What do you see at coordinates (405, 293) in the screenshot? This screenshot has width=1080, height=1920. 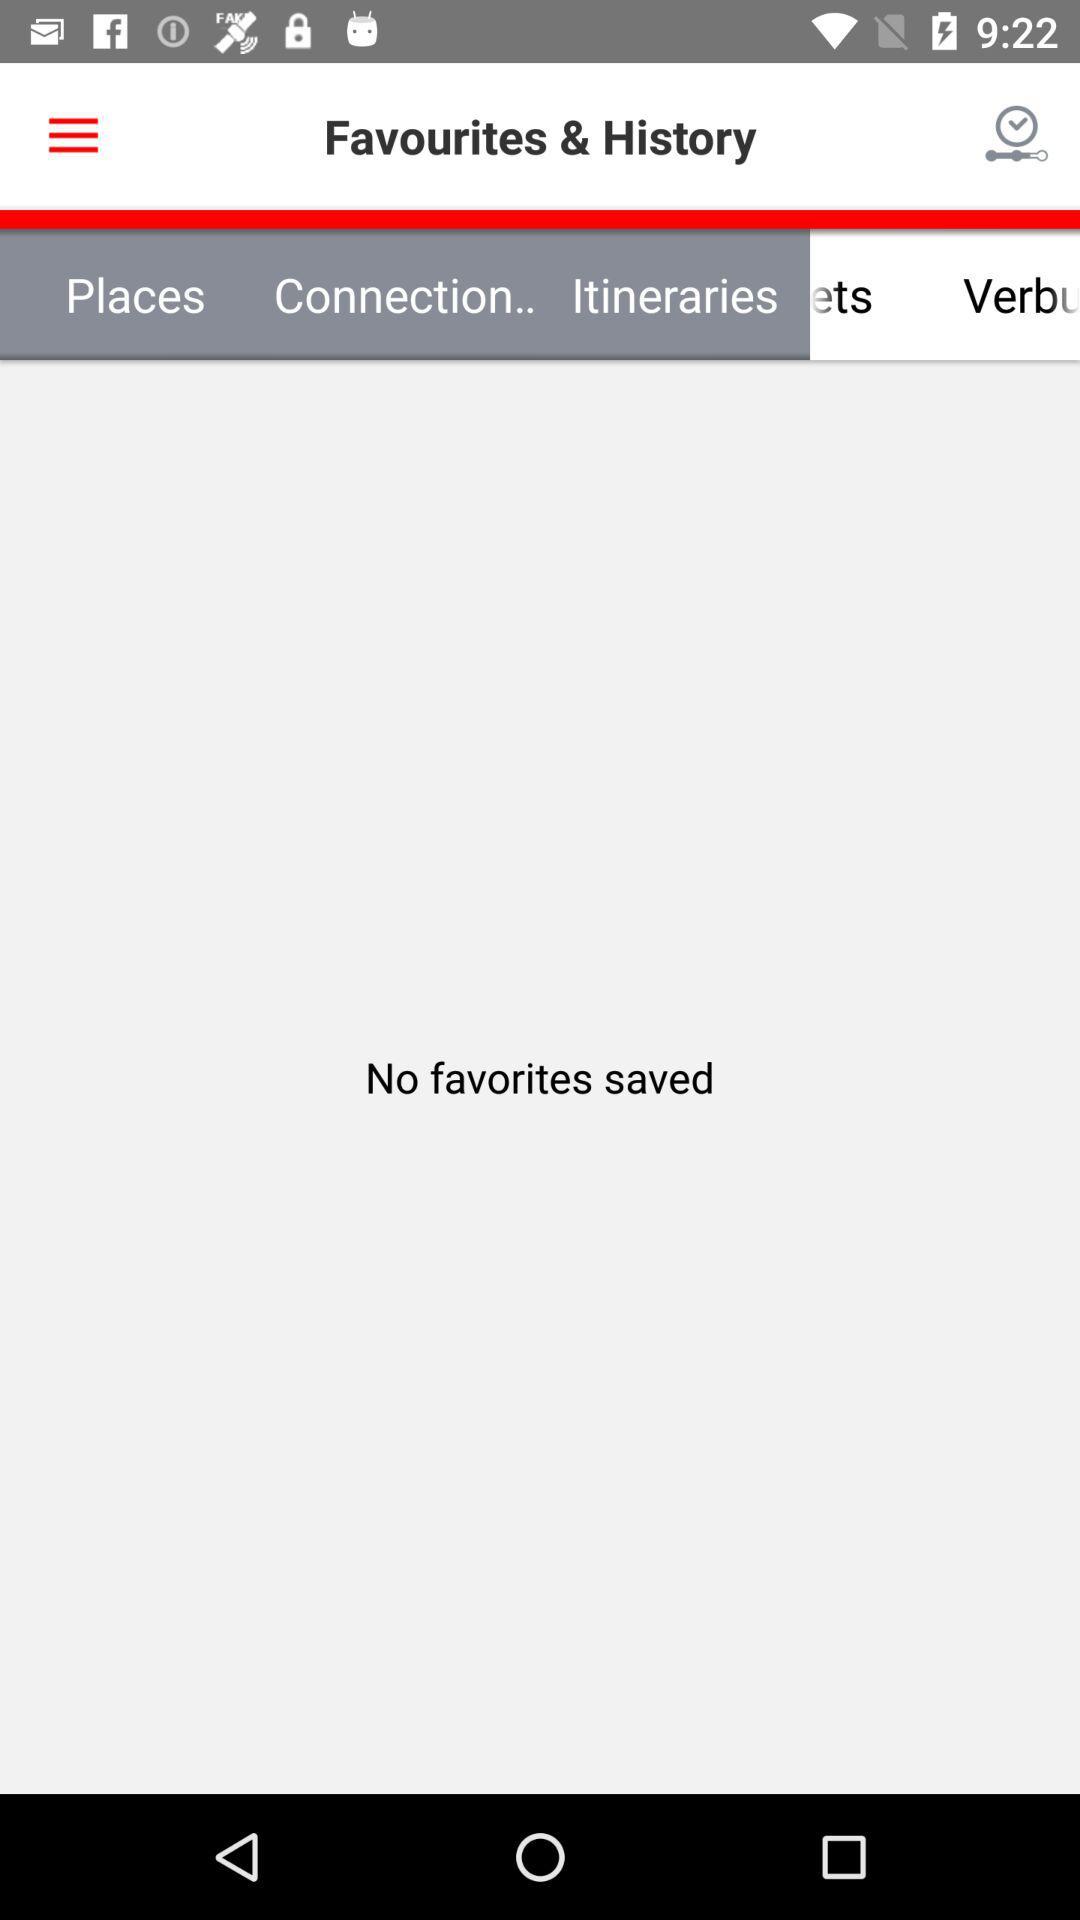 I see `the item to the left of itineraries icon` at bounding box center [405, 293].